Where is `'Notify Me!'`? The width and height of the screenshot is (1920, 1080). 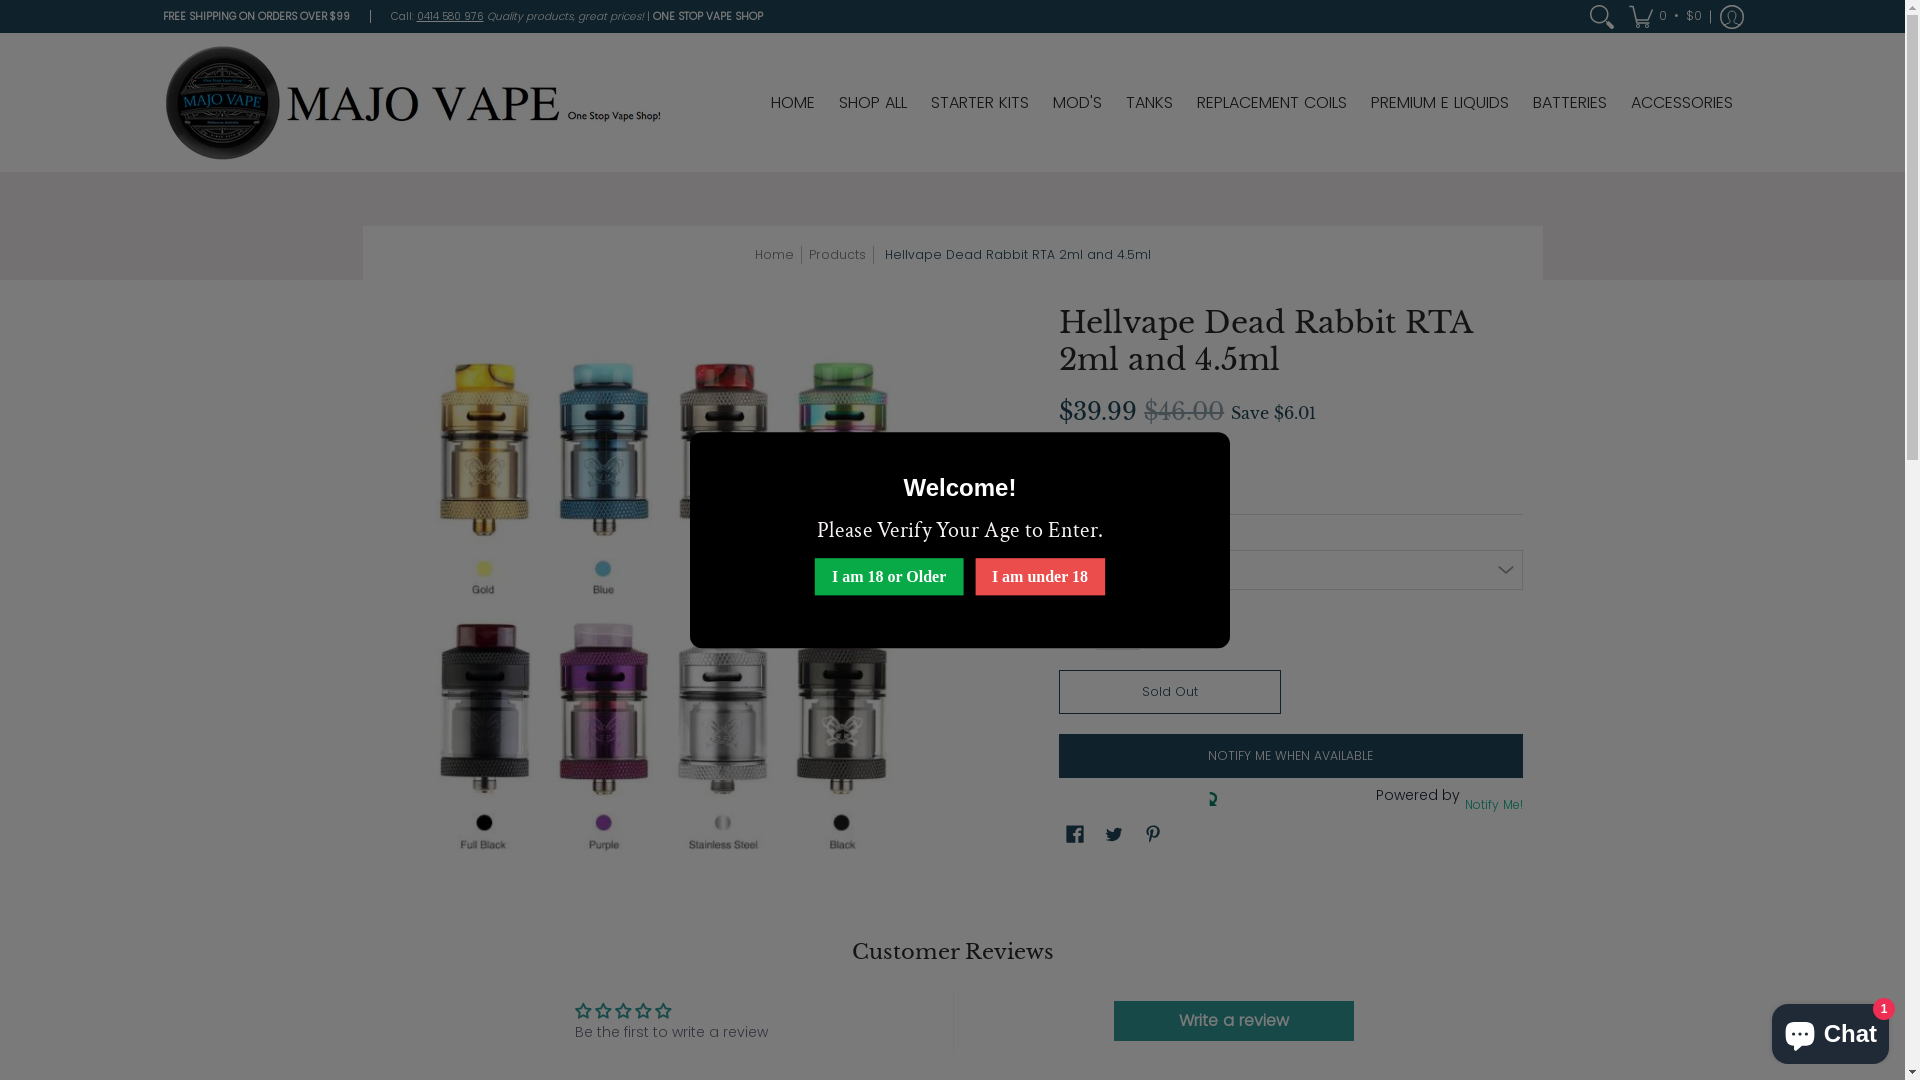 'Notify Me!' is located at coordinates (1459, 803).